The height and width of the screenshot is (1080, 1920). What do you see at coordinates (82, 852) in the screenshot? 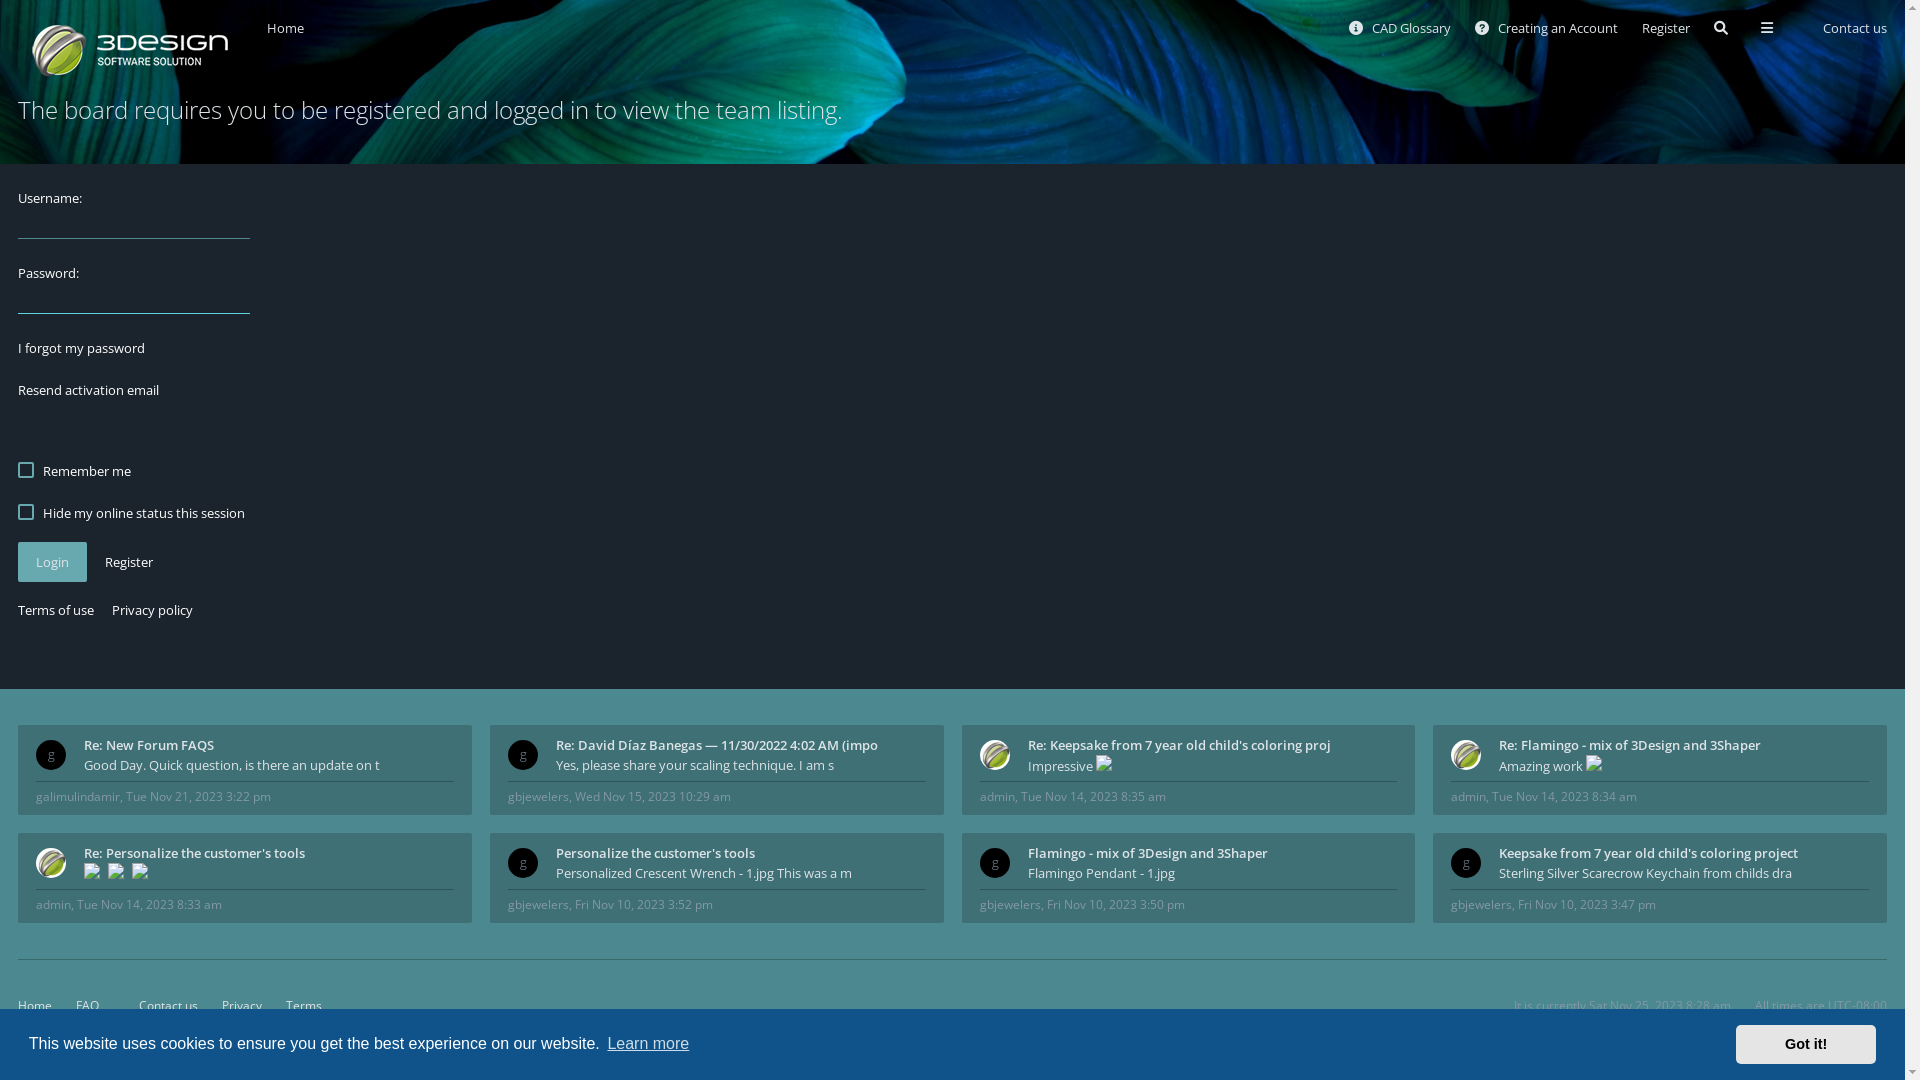
I see `'Re: Personalize the customer's tools'` at bounding box center [82, 852].